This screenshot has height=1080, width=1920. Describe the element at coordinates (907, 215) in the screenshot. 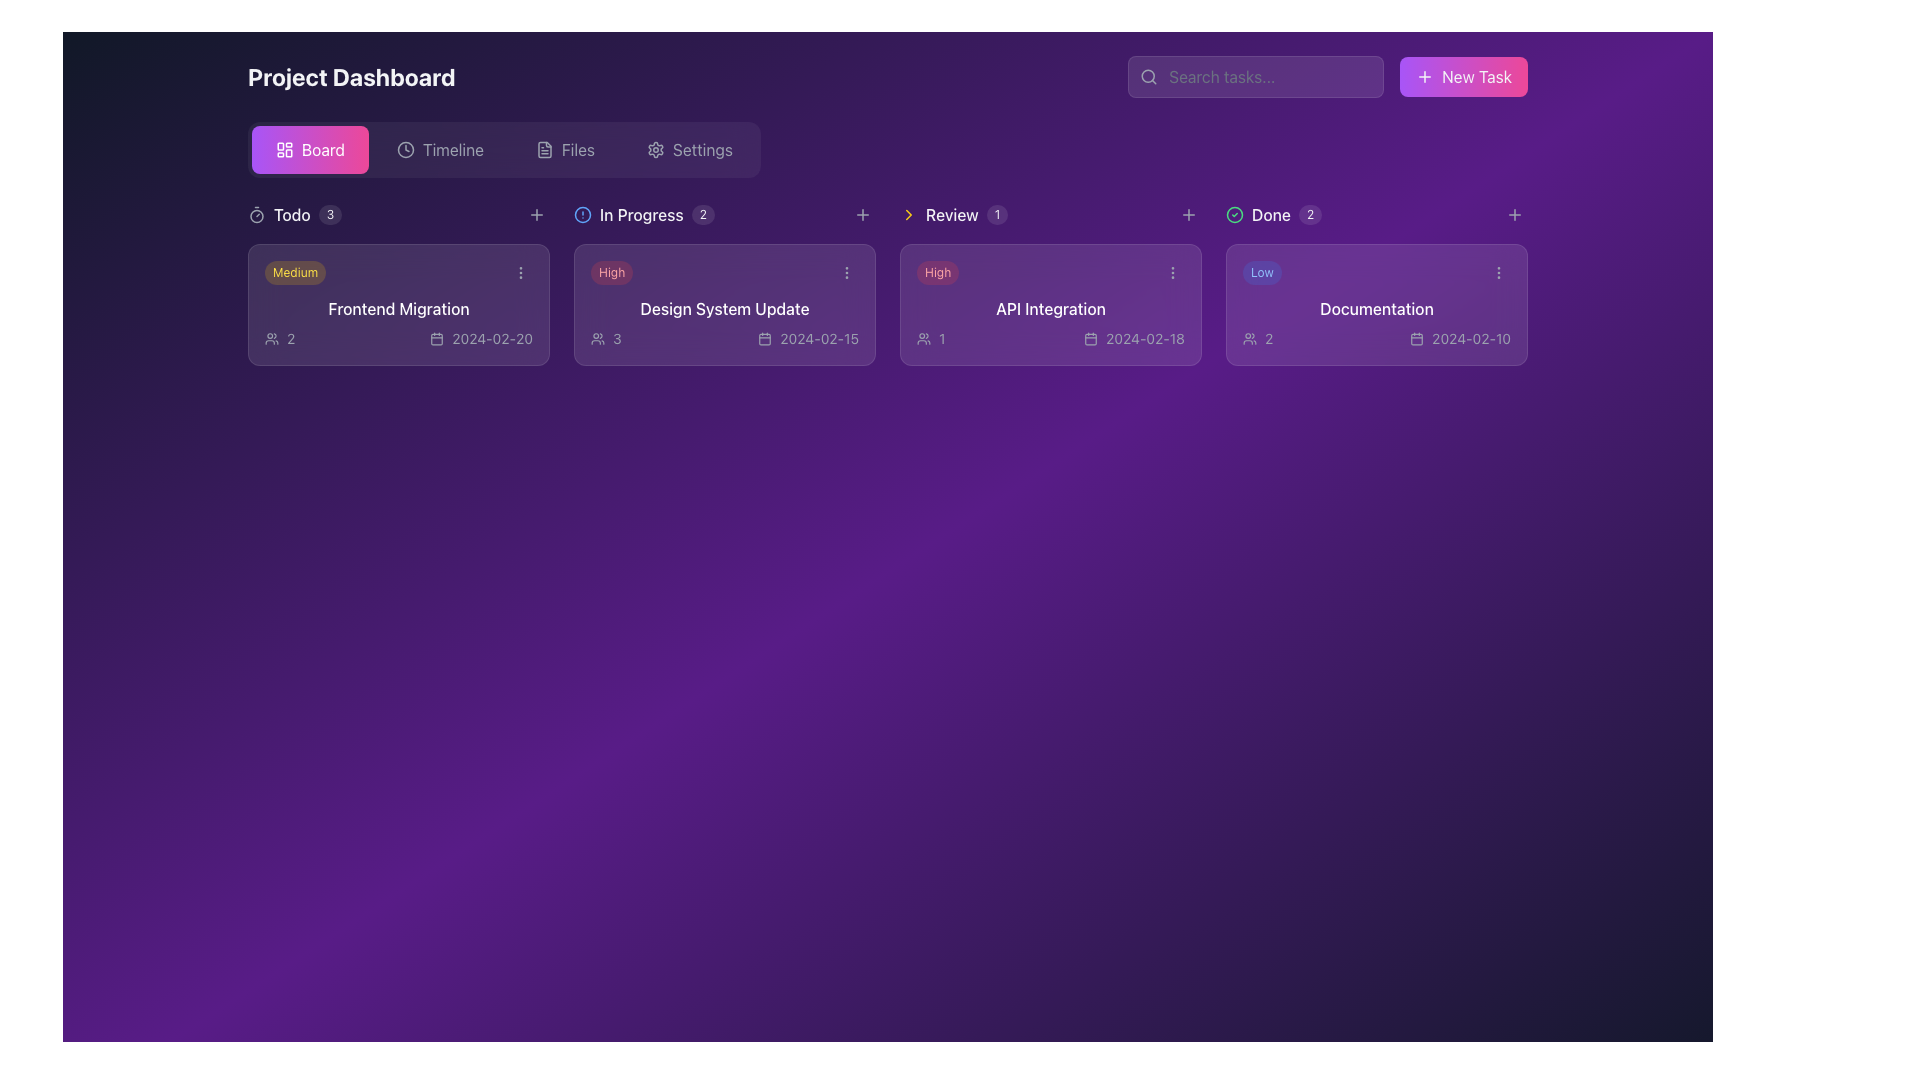

I see `the chevron icon located in the 'Review' section of the project dashboard` at that location.